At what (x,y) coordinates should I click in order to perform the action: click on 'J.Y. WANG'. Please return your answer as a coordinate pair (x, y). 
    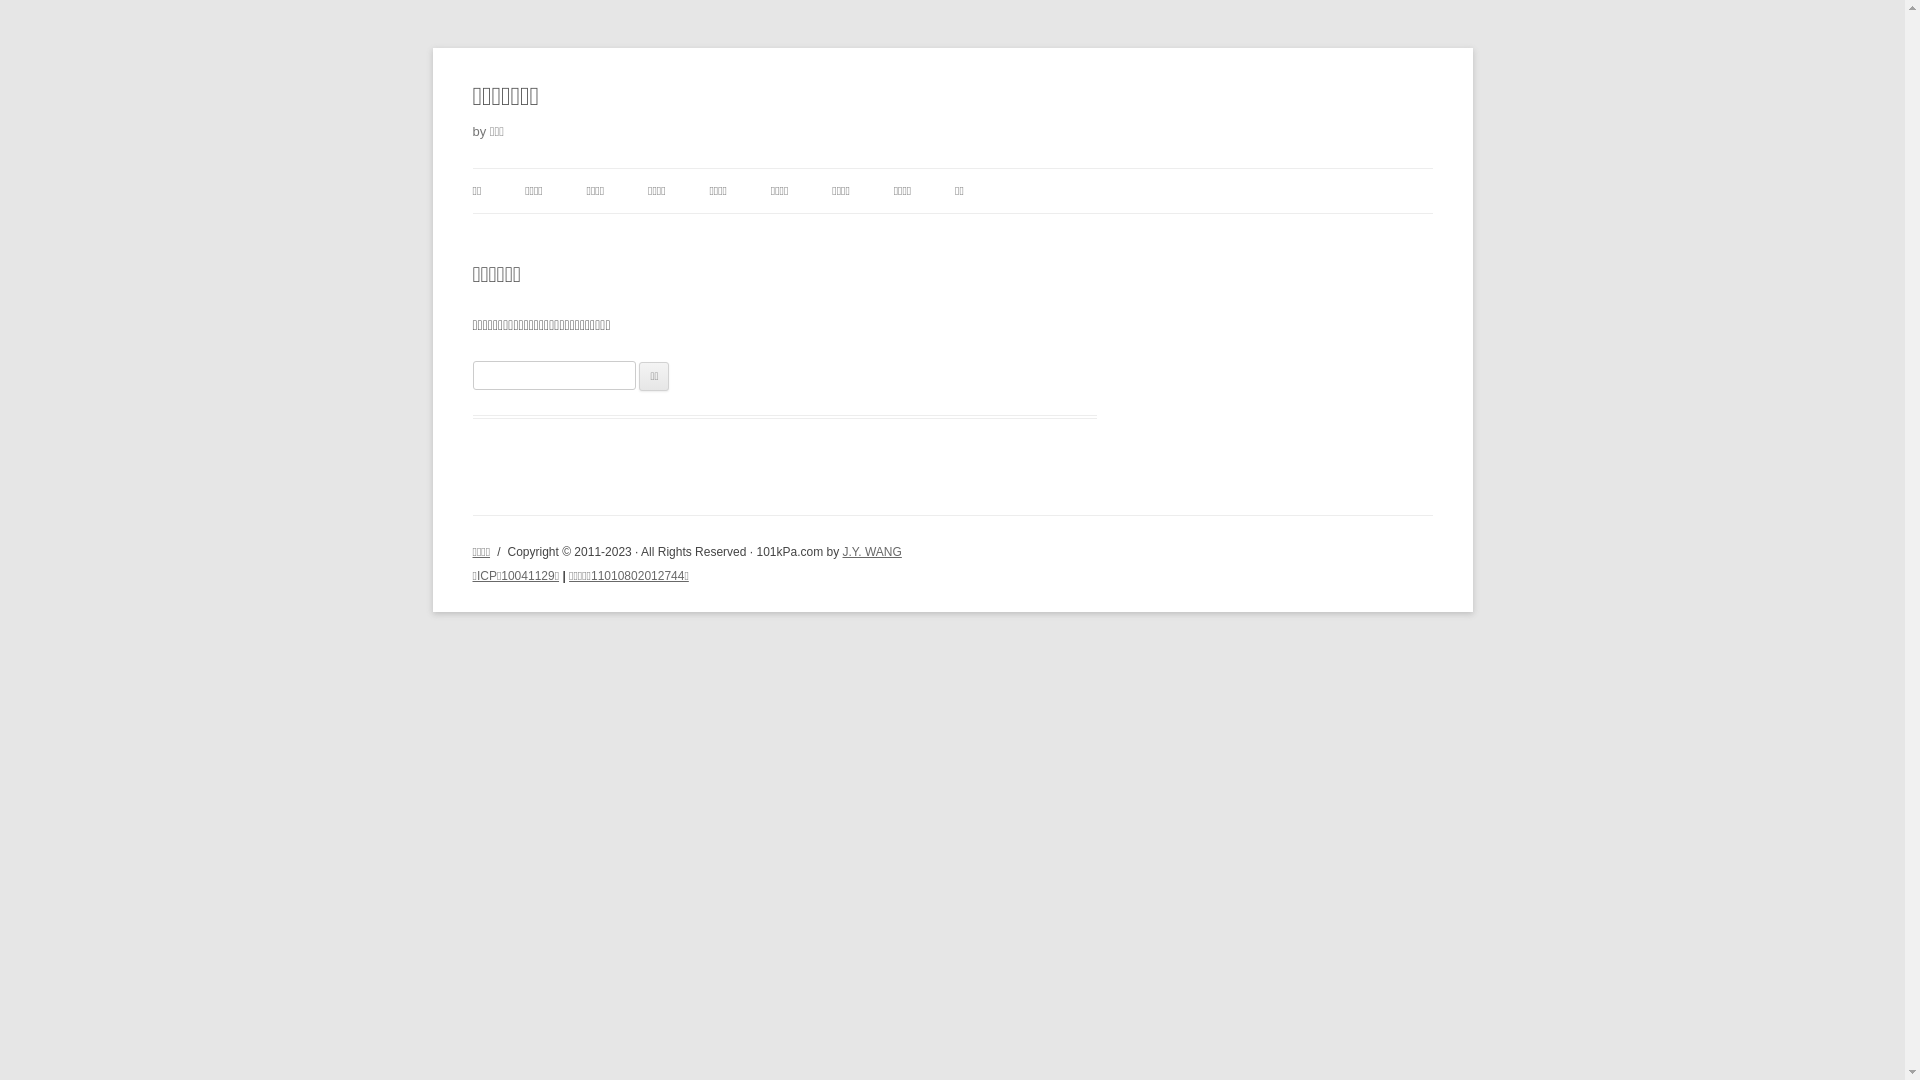
    Looking at the image, I should click on (843, 551).